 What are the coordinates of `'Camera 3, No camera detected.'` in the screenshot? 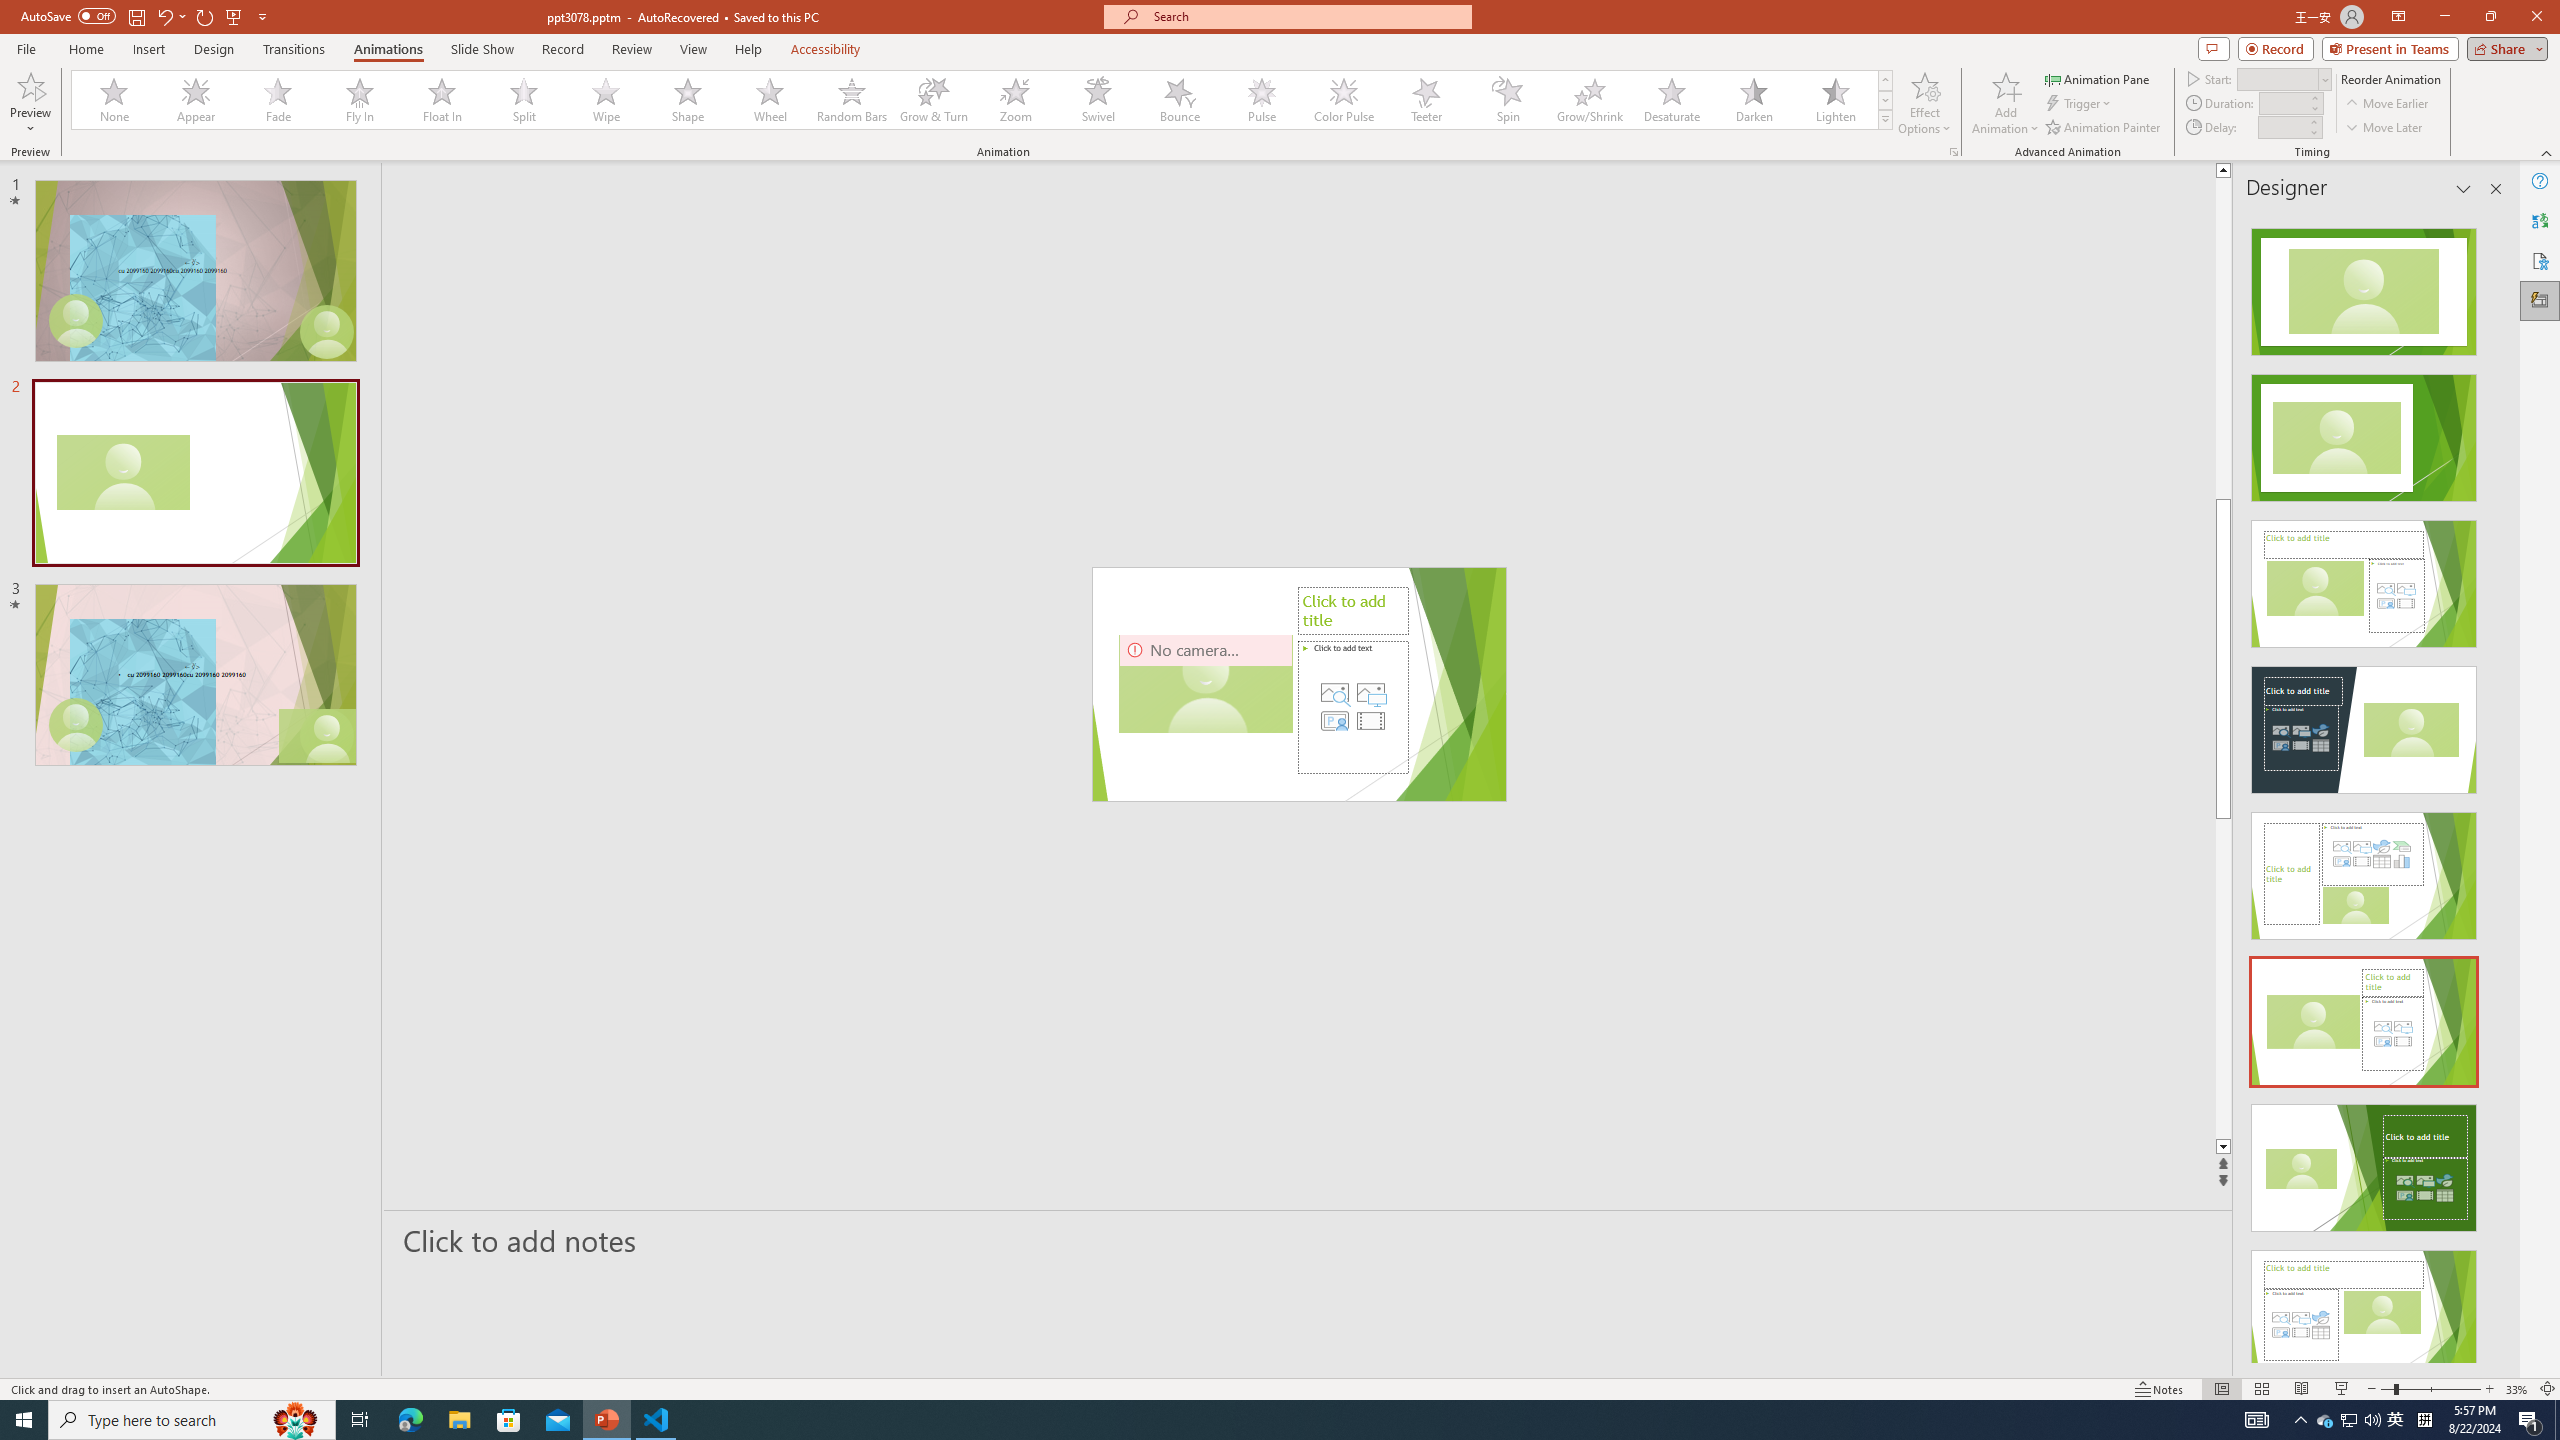 It's located at (1204, 683).